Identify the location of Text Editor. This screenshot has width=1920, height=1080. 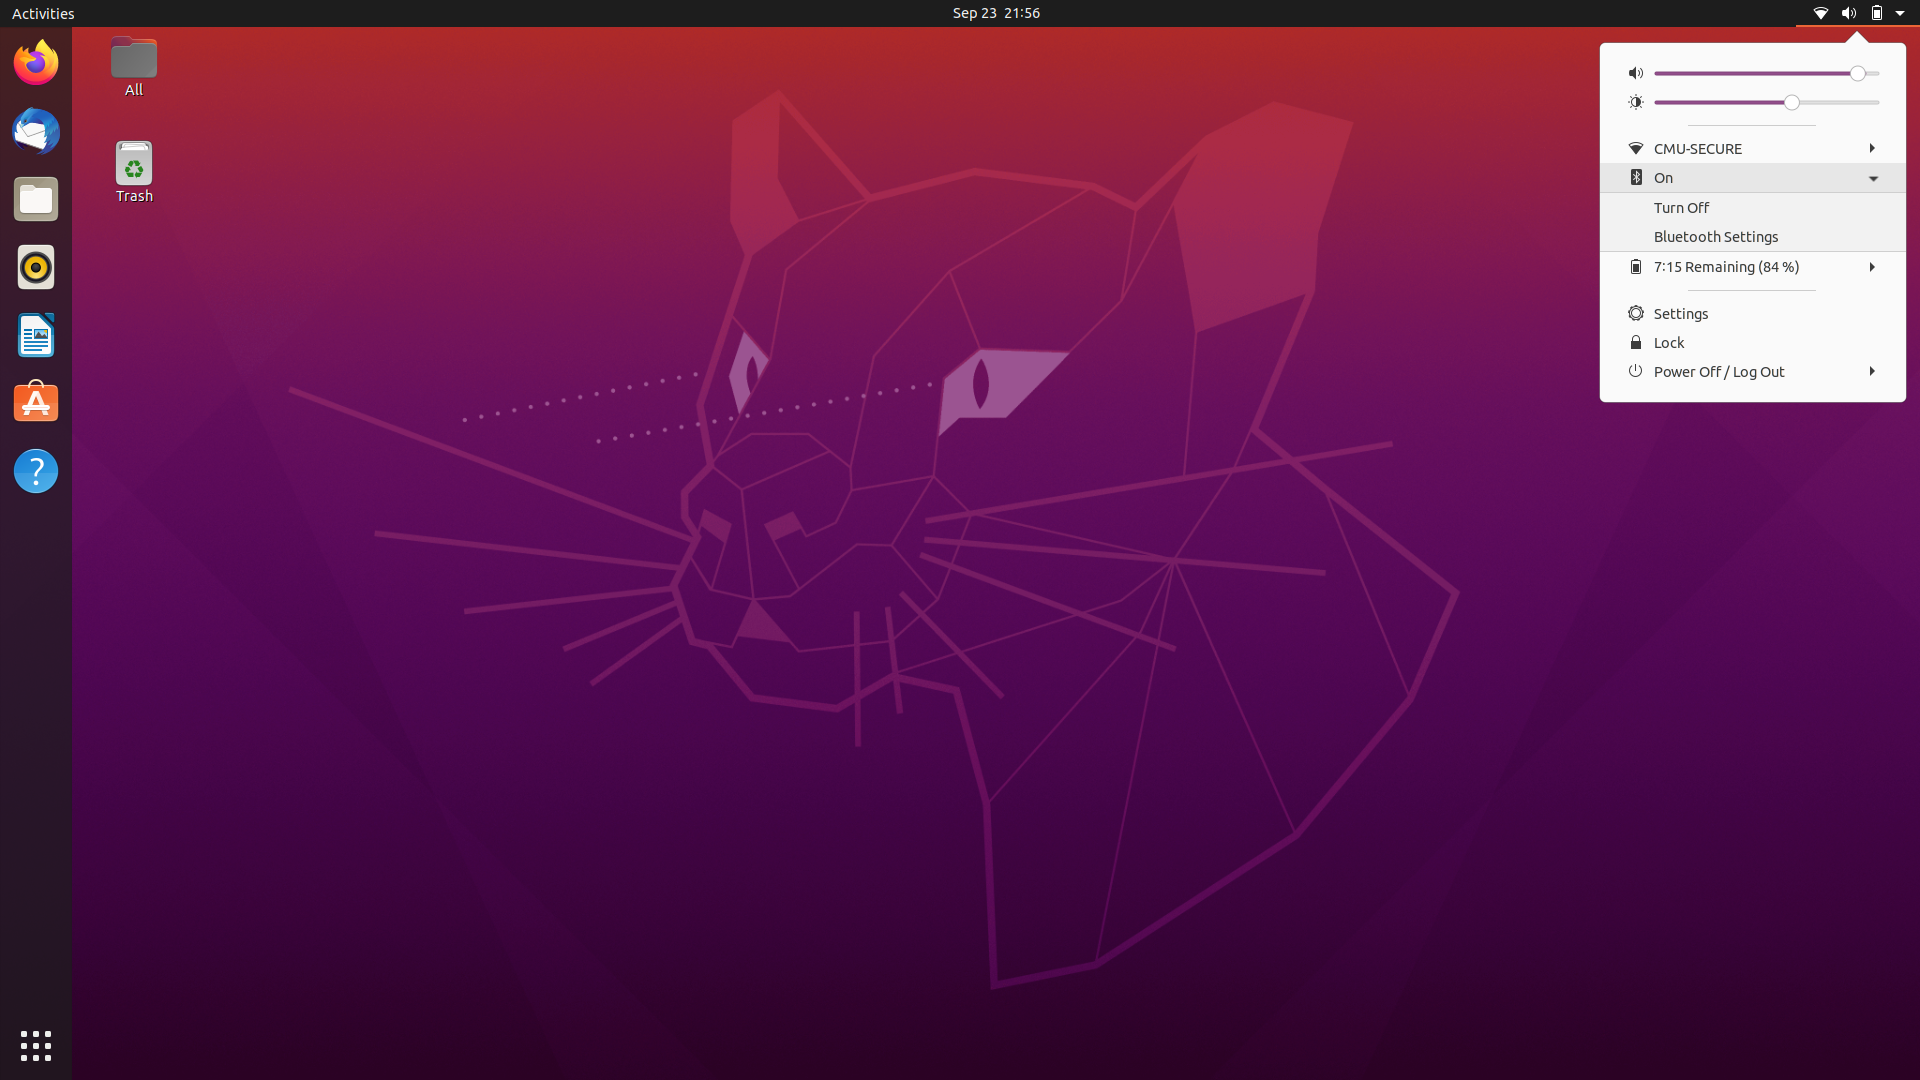
(35, 403).